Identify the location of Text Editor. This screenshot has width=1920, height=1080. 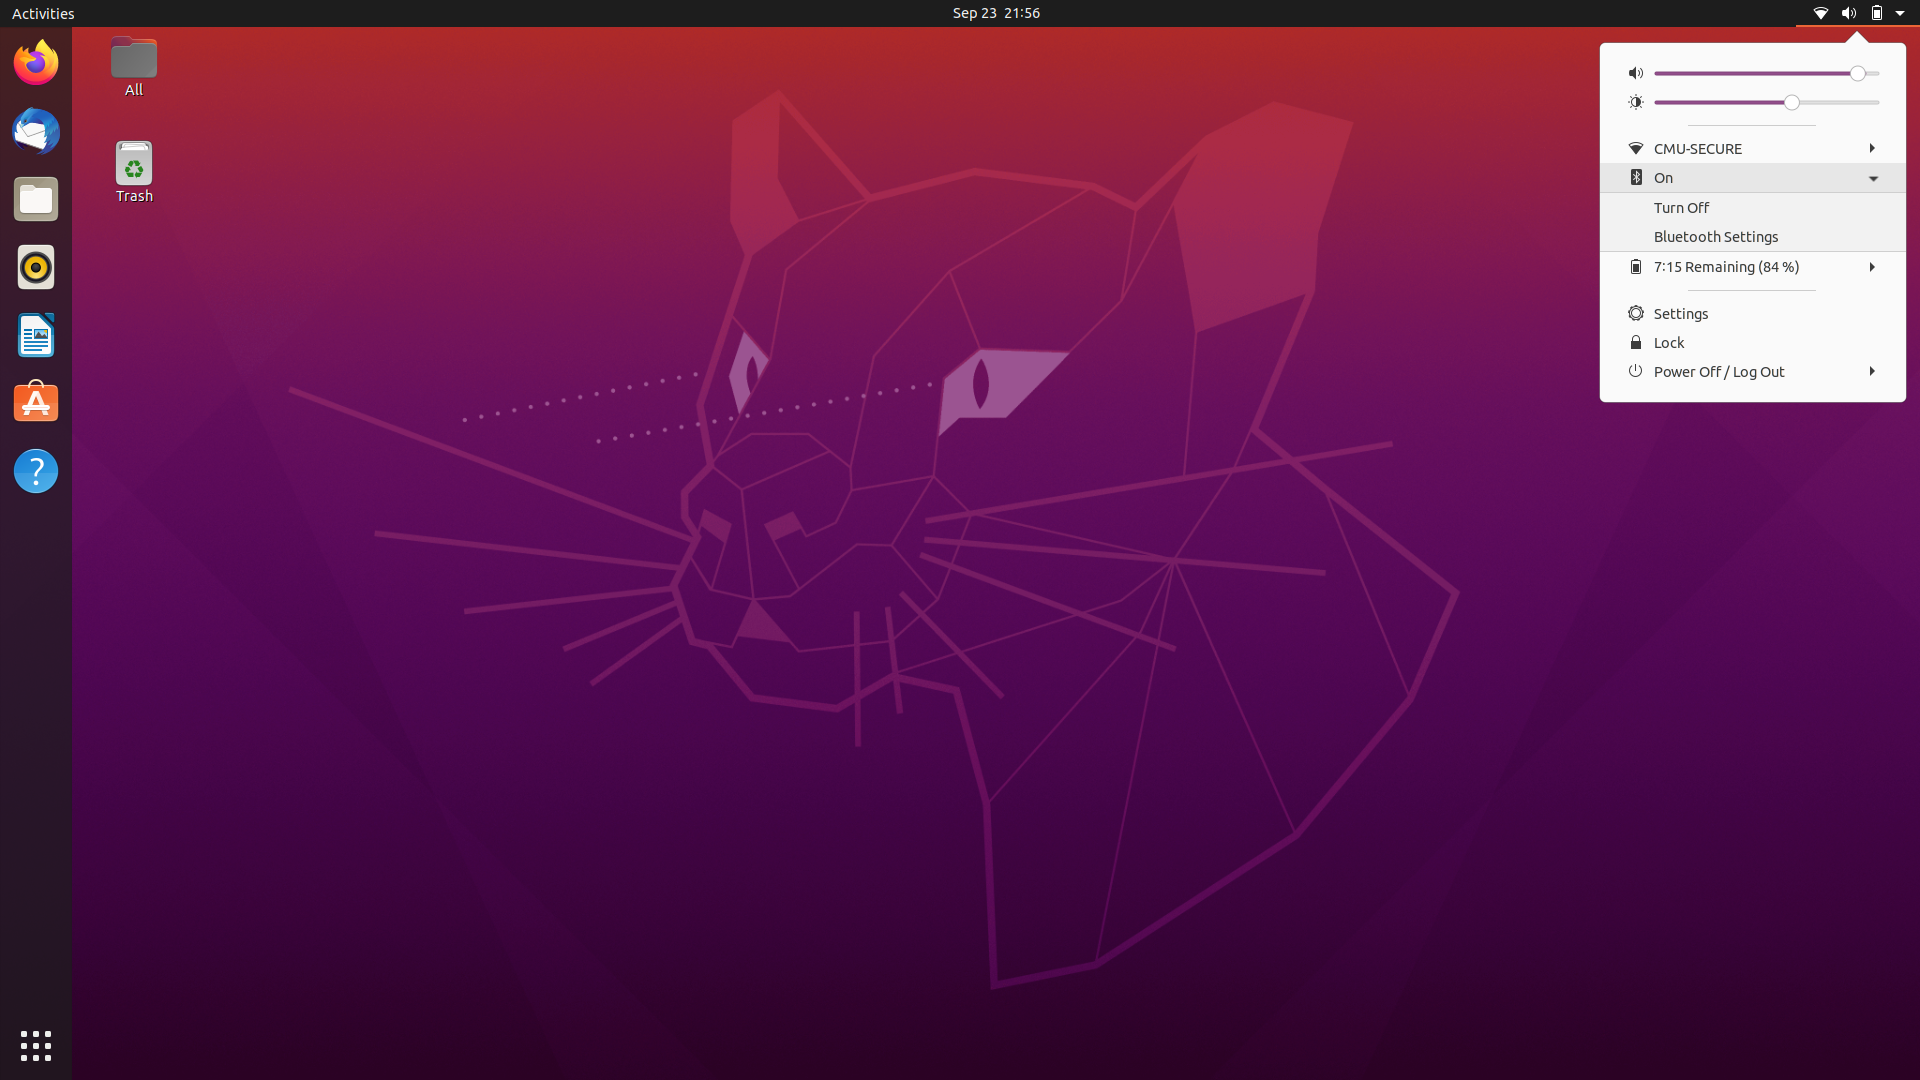
(35, 403).